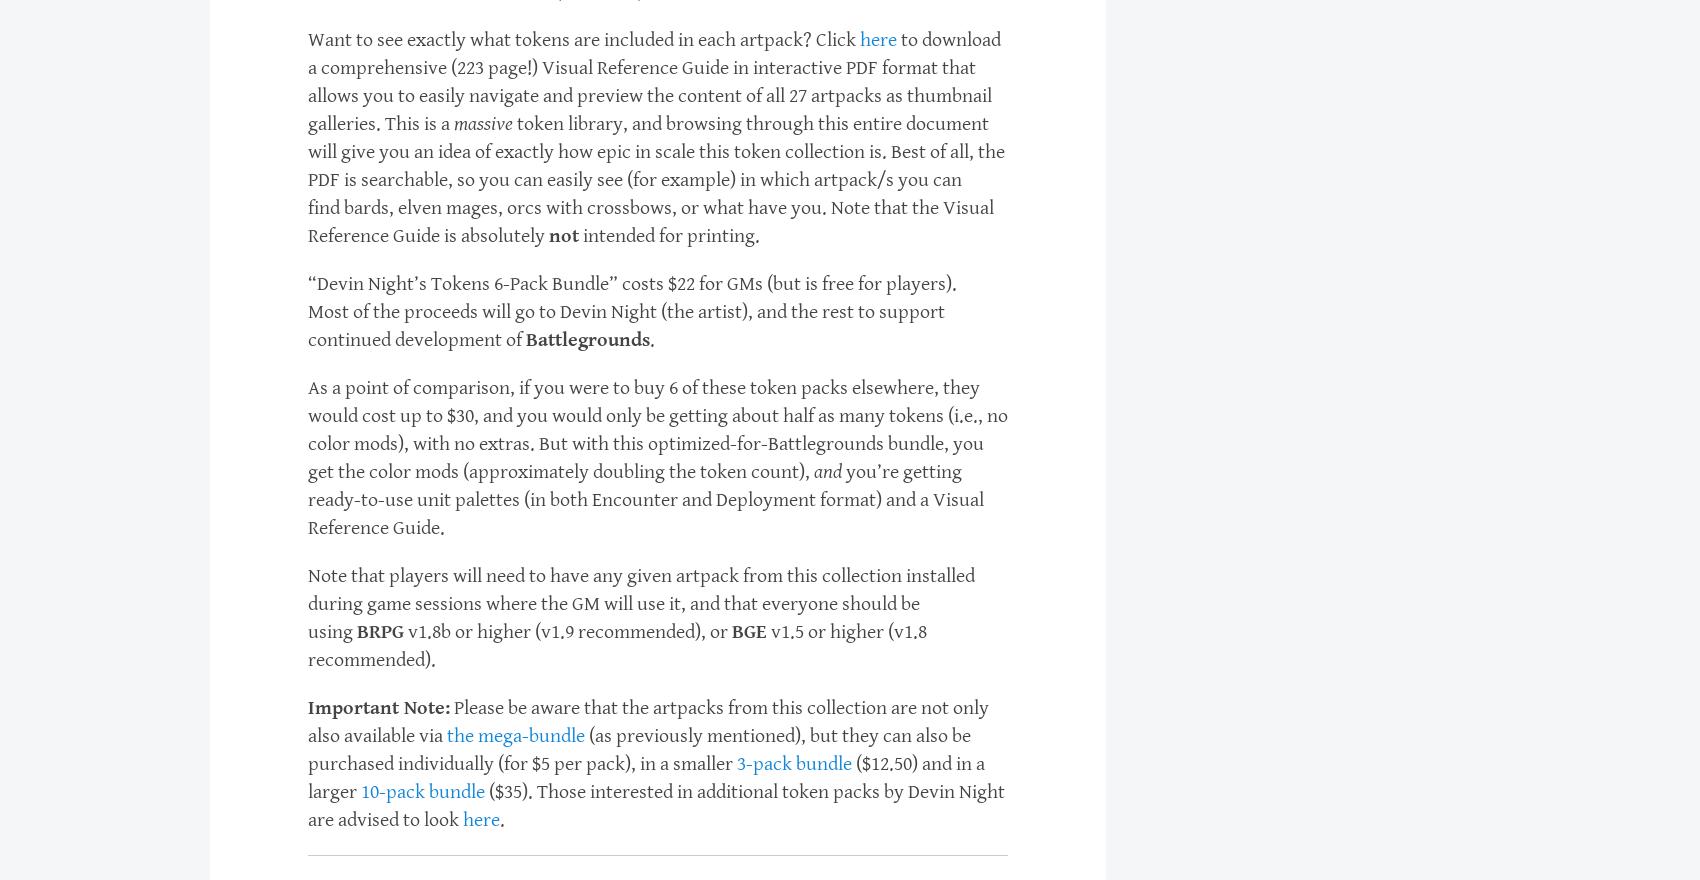 The image size is (1700, 880). Describe the element at coordinates (658, 430) in the screenshot. I see `'As a point of comparison, if you were to buy 6 of these token packs elsewhere, they would cost up to $30, and you would only be getting about half as many tokens (i.e., no color mods), with no extras. But with this optimized-for-Battlegrounds bundle, you get the color mods (approximately doubling the token count),'` at that location.